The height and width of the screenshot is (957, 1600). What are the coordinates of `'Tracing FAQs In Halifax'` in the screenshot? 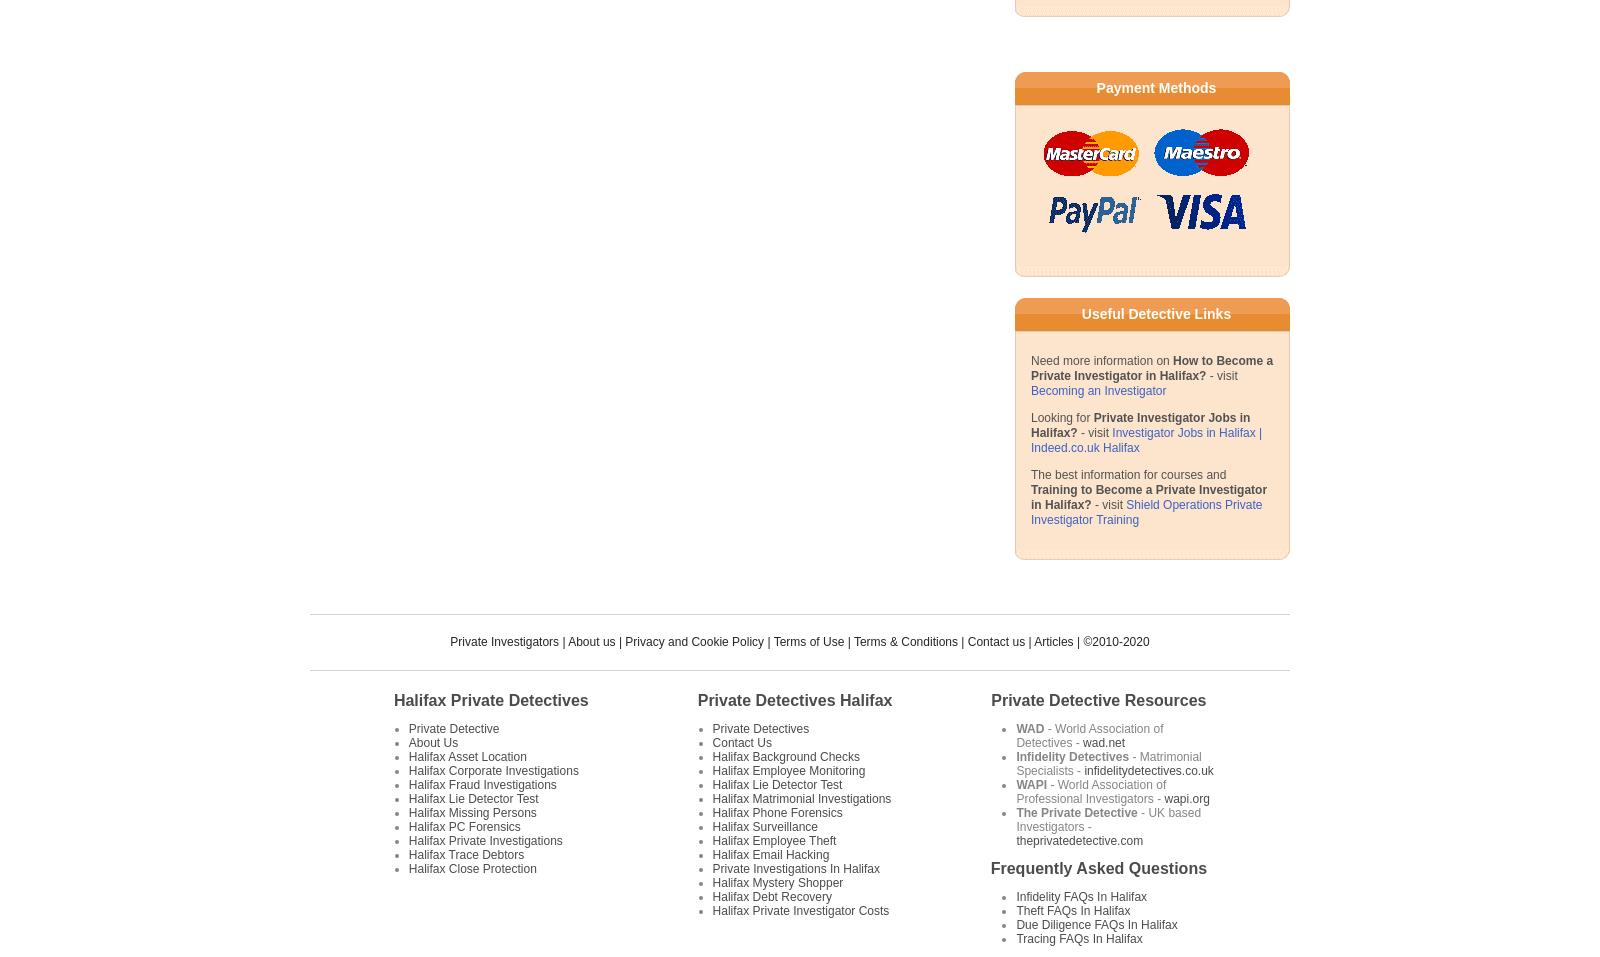 It's located at (1079, 939).